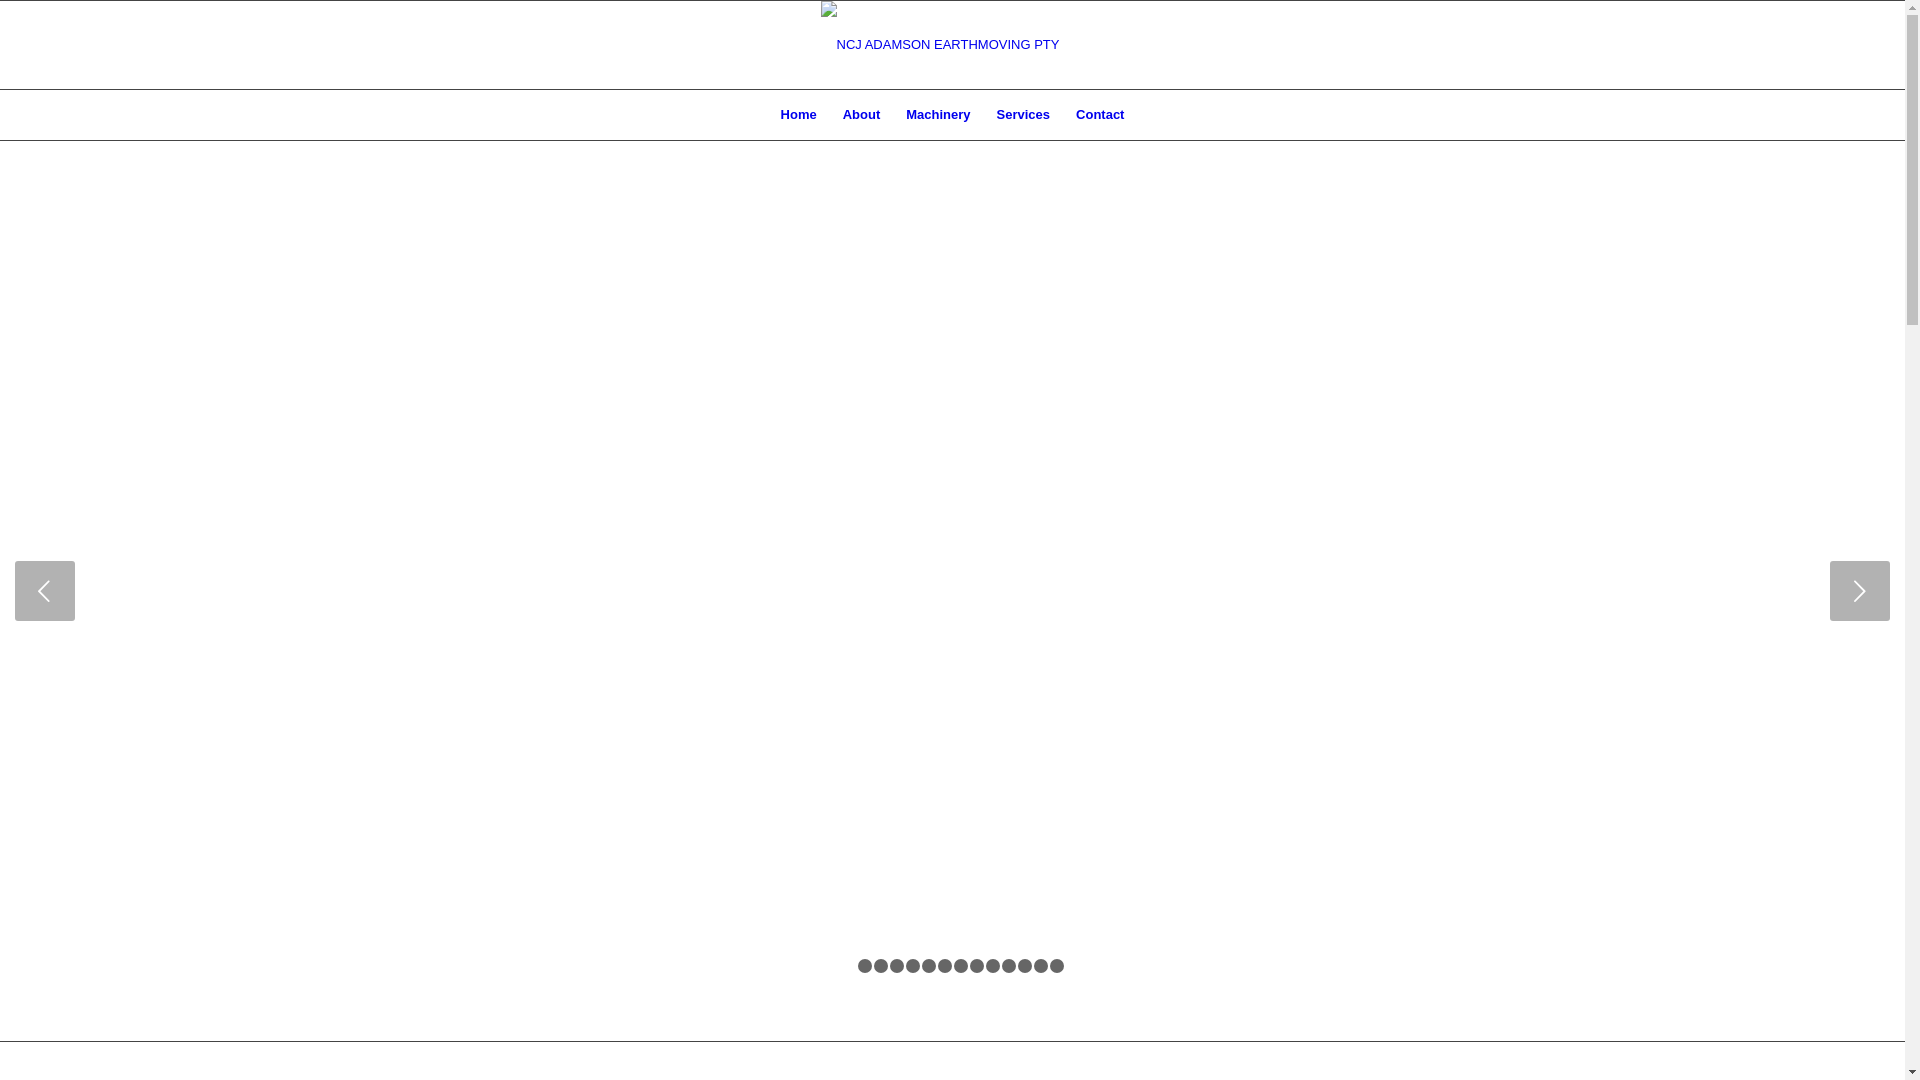 The height and width of the screenshot is (1080, 1920). What do you see at coordinates (44, 589) in the screenshot?
I see `'Previous'` at bounding box center [44, 589].